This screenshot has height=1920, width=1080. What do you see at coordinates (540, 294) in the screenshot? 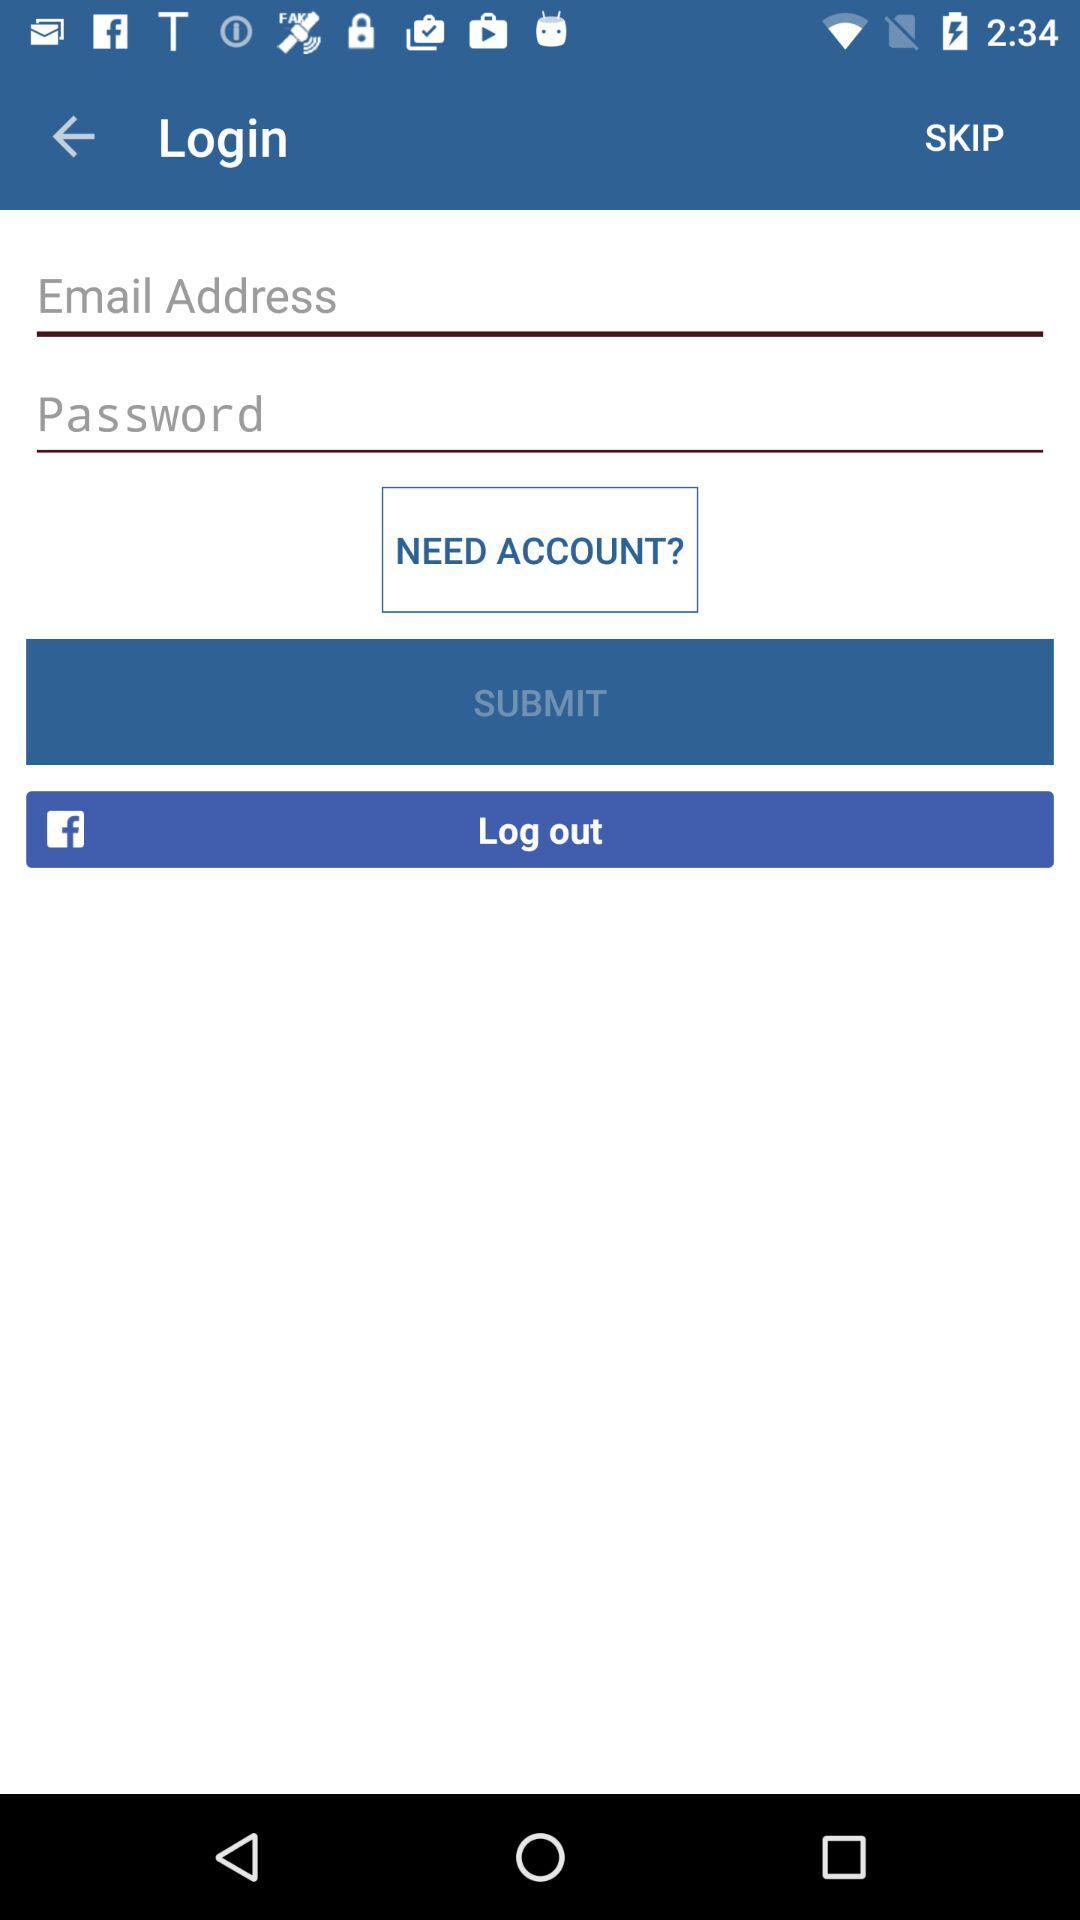
I see `text box` at bounding box center [540, 294].